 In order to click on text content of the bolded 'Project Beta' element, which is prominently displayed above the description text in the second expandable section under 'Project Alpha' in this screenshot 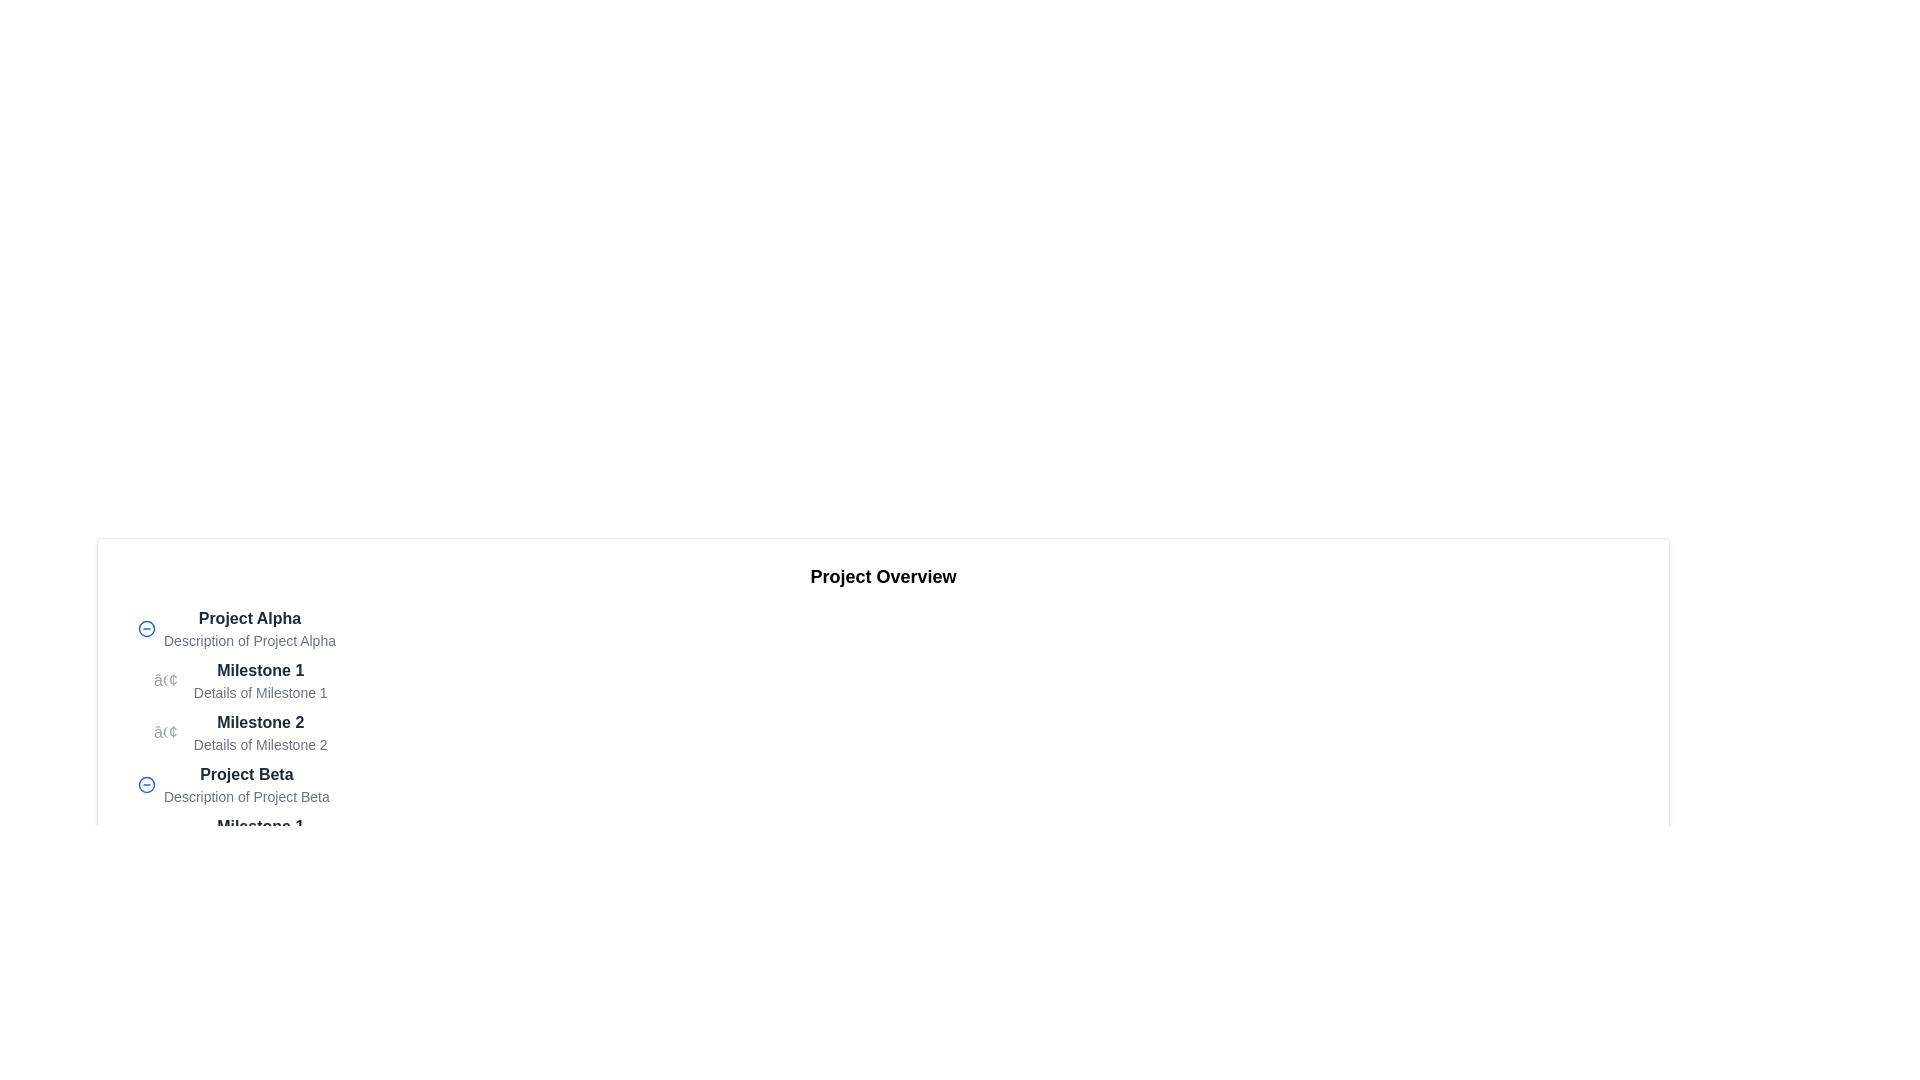, I will do `click(245, 774)`.